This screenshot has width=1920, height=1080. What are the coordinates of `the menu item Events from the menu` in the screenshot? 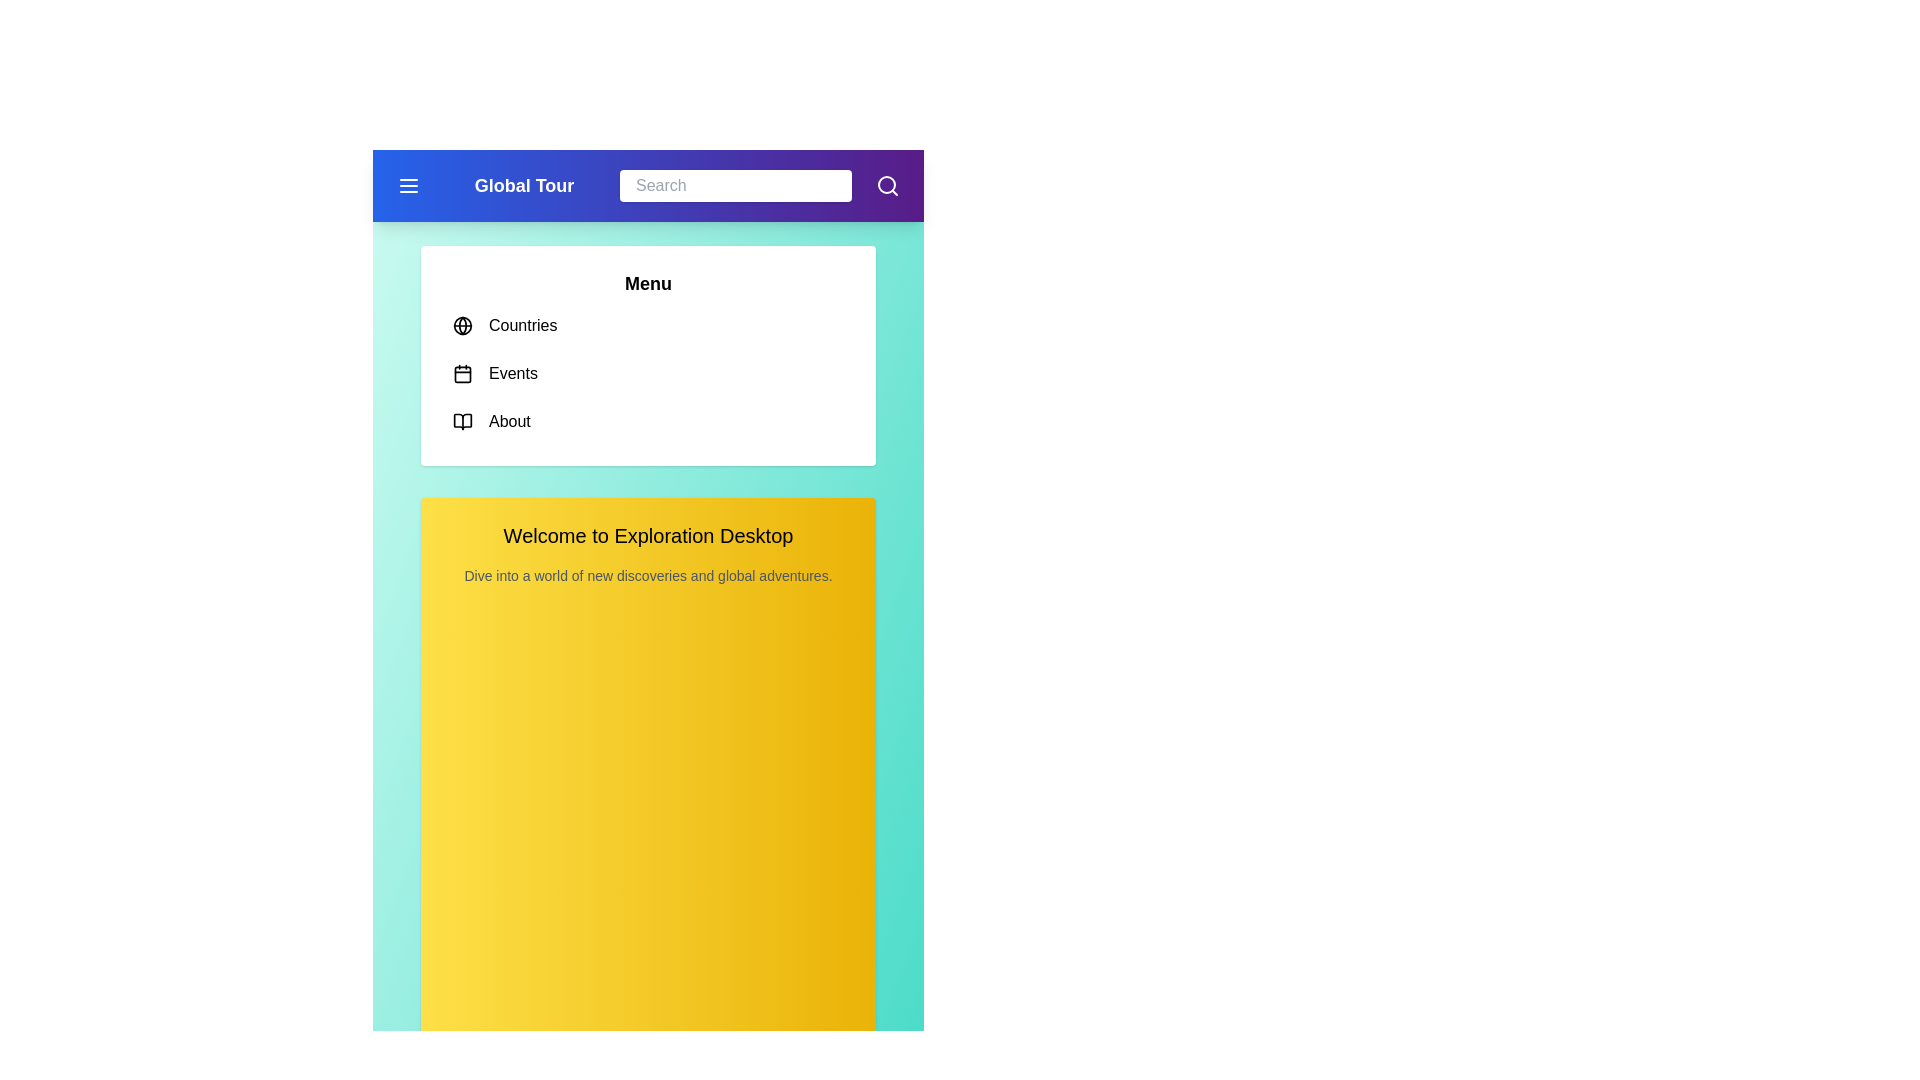 It's located at (648, 374).